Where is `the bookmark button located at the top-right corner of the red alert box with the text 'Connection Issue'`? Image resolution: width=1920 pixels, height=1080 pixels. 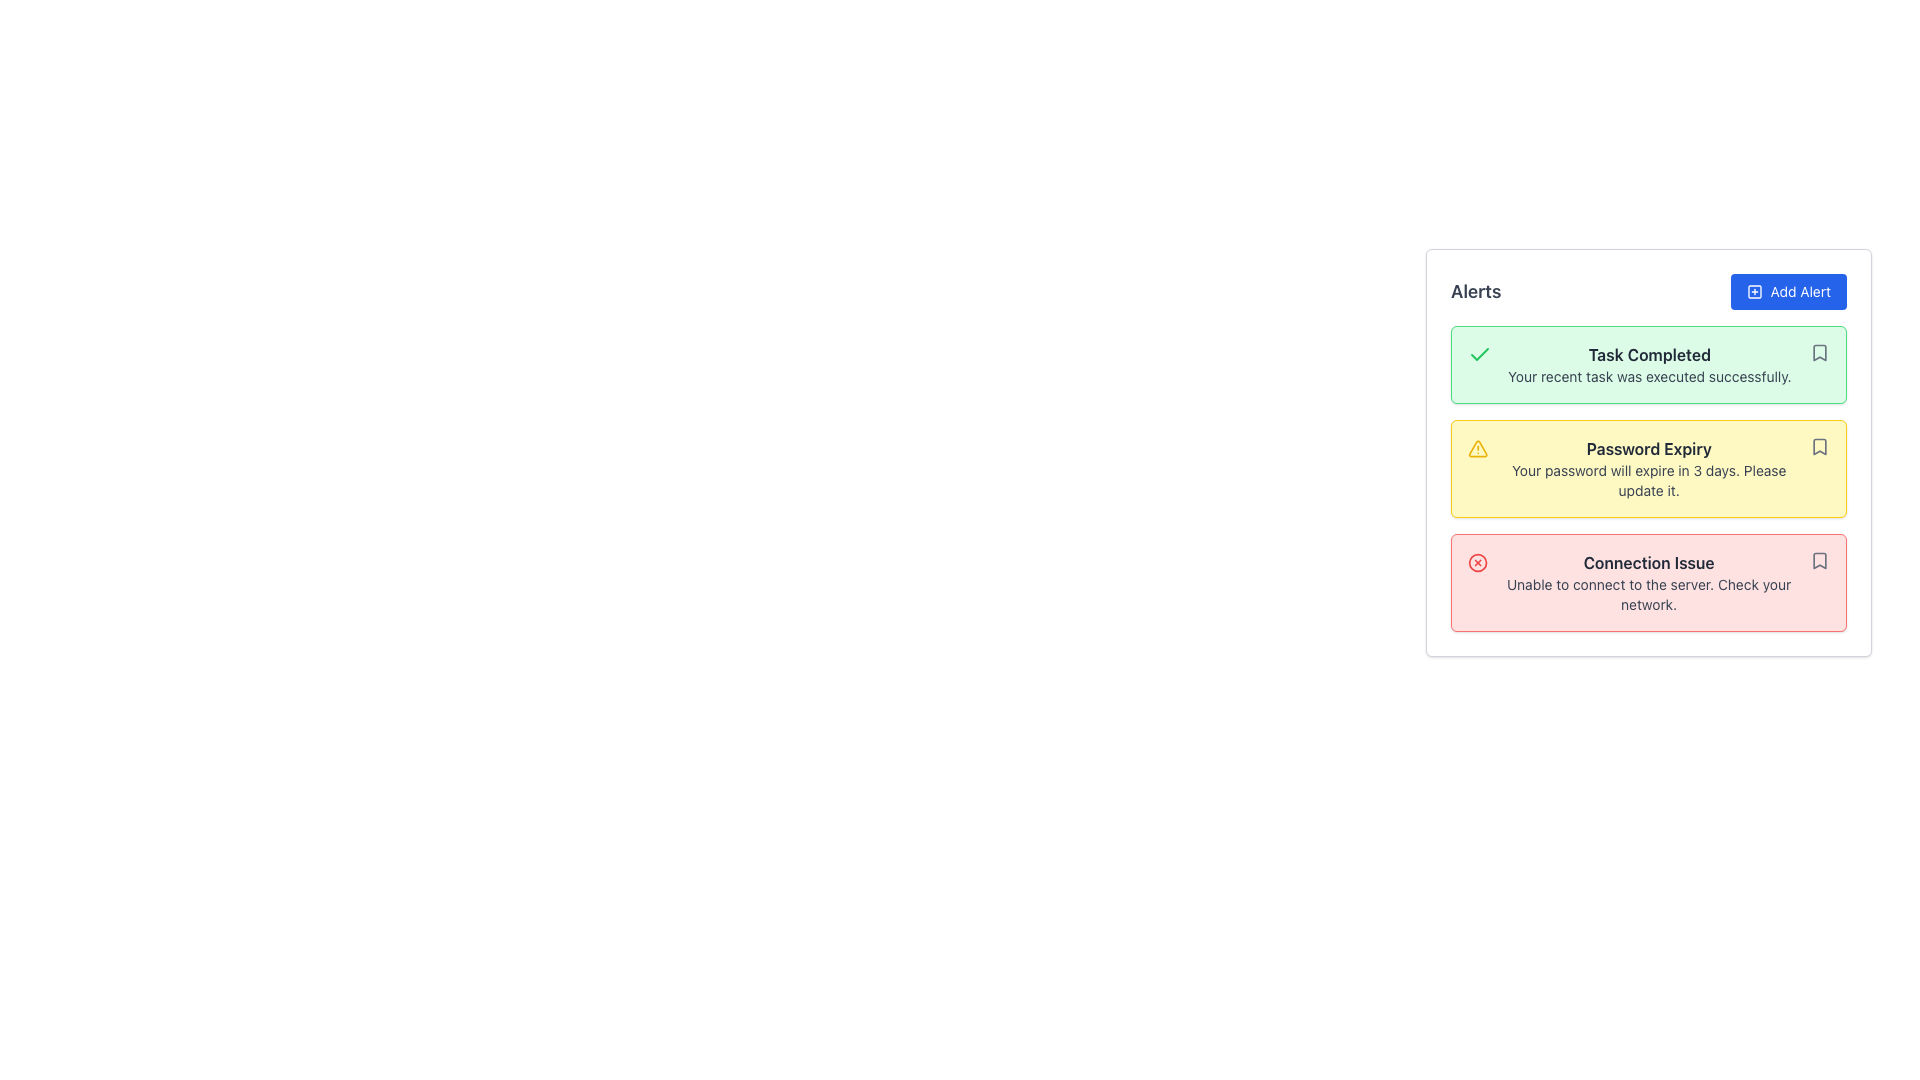
the bookmark button located at the top-right corner of the red alert box with the text 'Connection Issue' is located at coordinates (1819, 560).